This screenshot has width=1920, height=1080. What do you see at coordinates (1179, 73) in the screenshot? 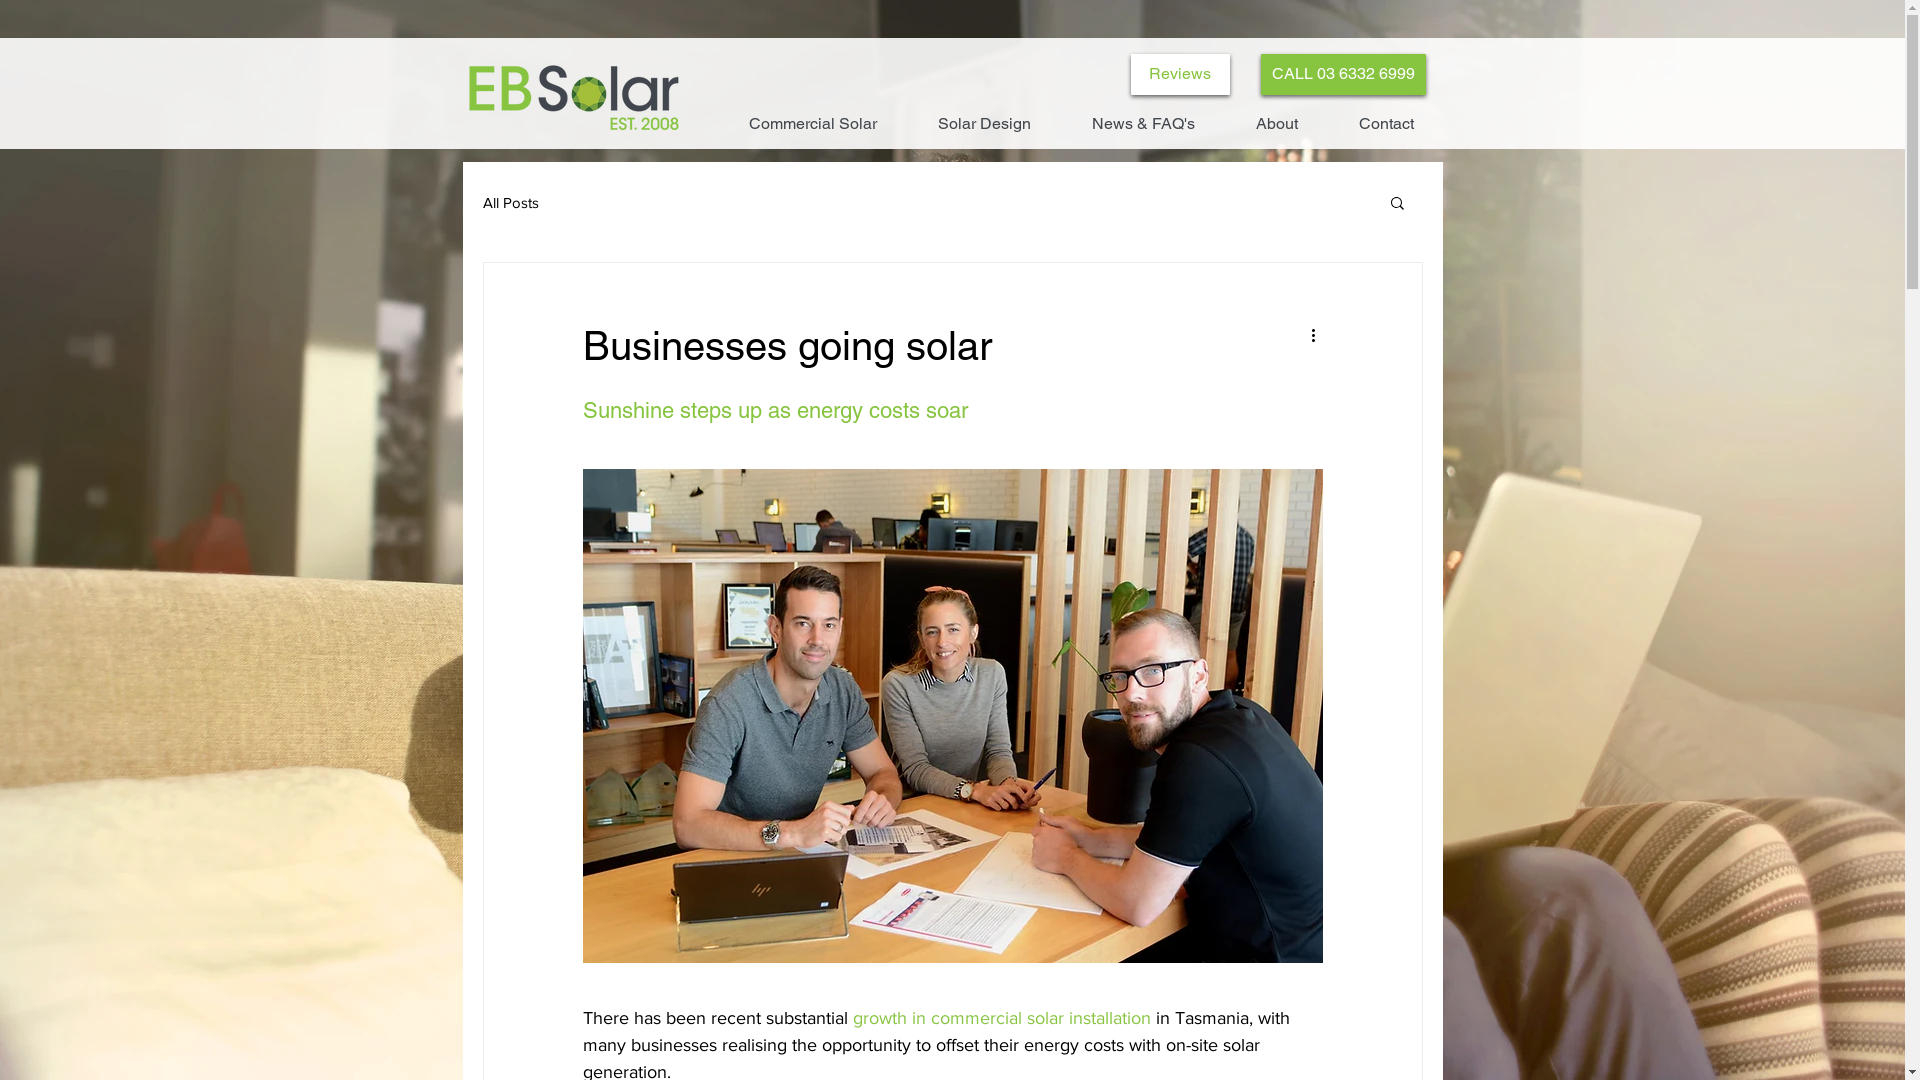
I see `'Reviews'` at bounding box center [1179, 73].